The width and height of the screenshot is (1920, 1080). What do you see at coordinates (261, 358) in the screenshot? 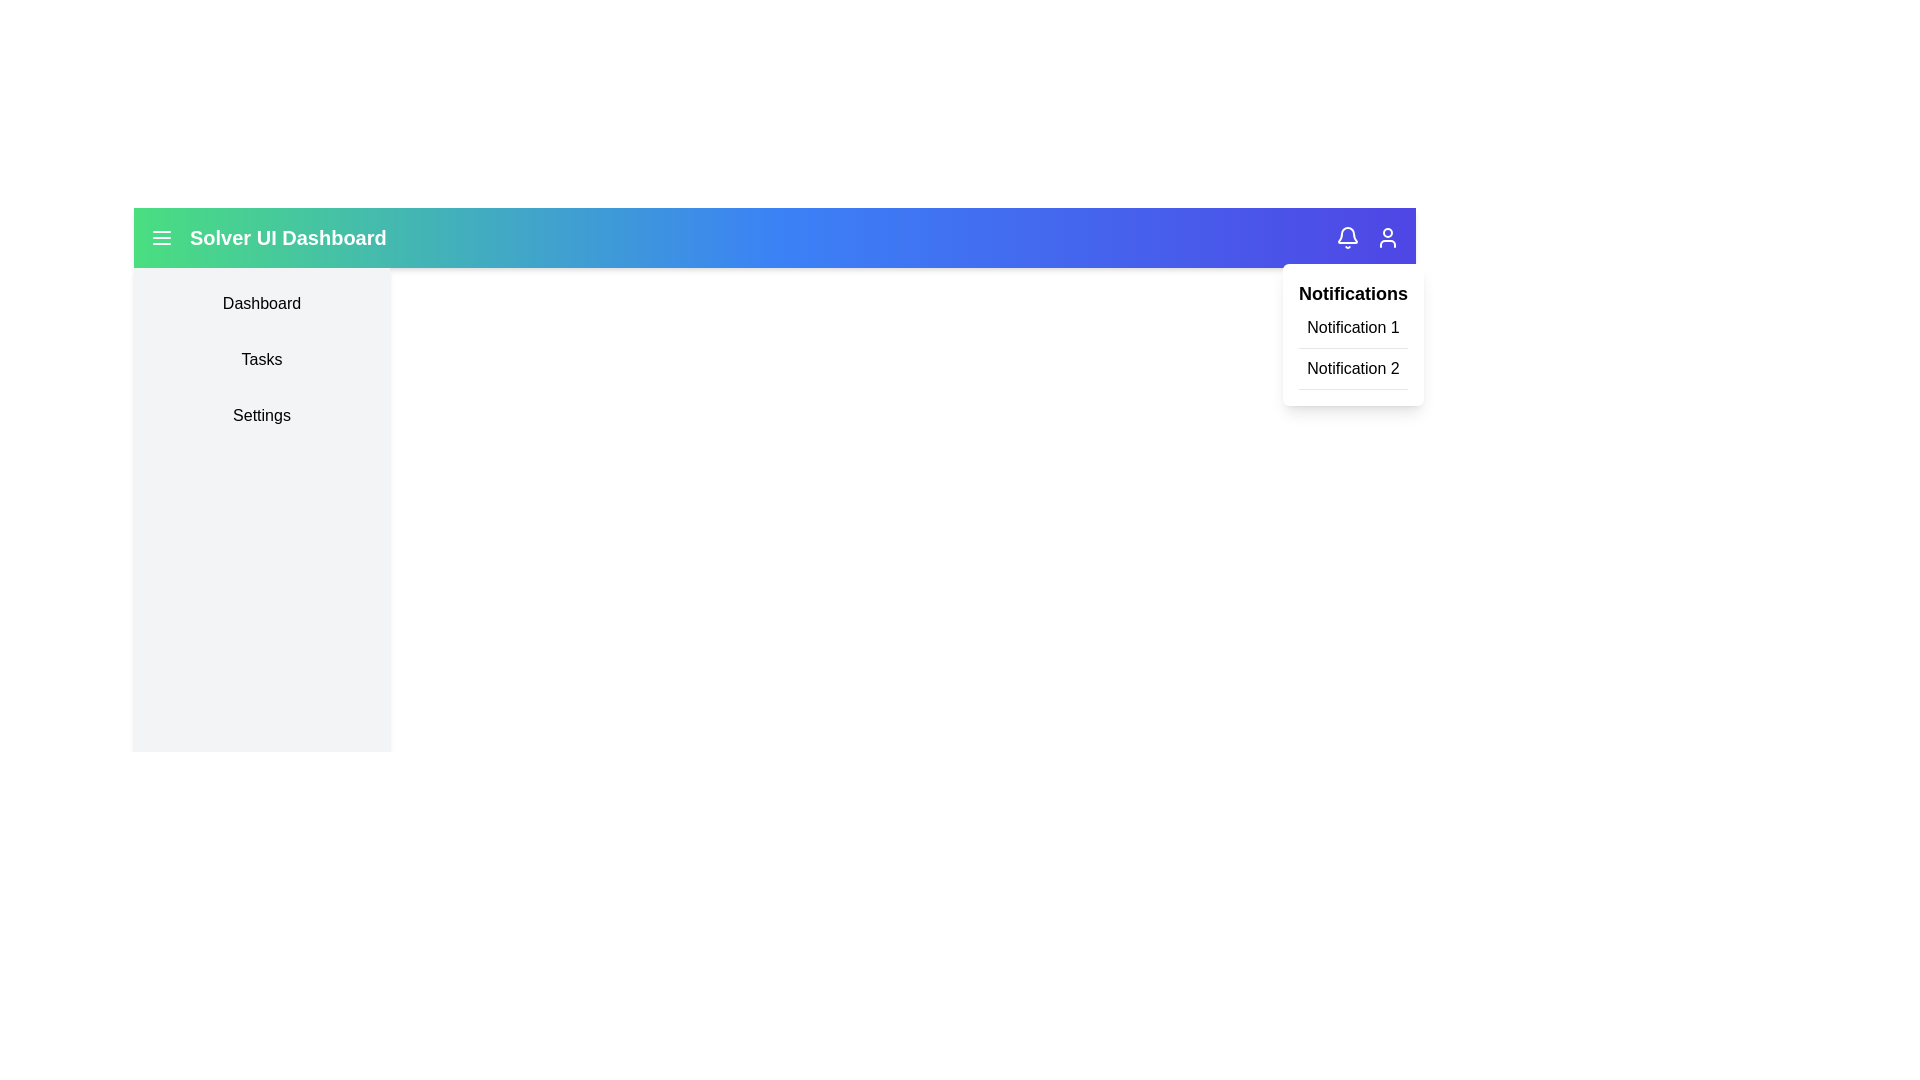
I see `the navigation menu located in the left sidebar of the application` at bounding box center [261, 358].